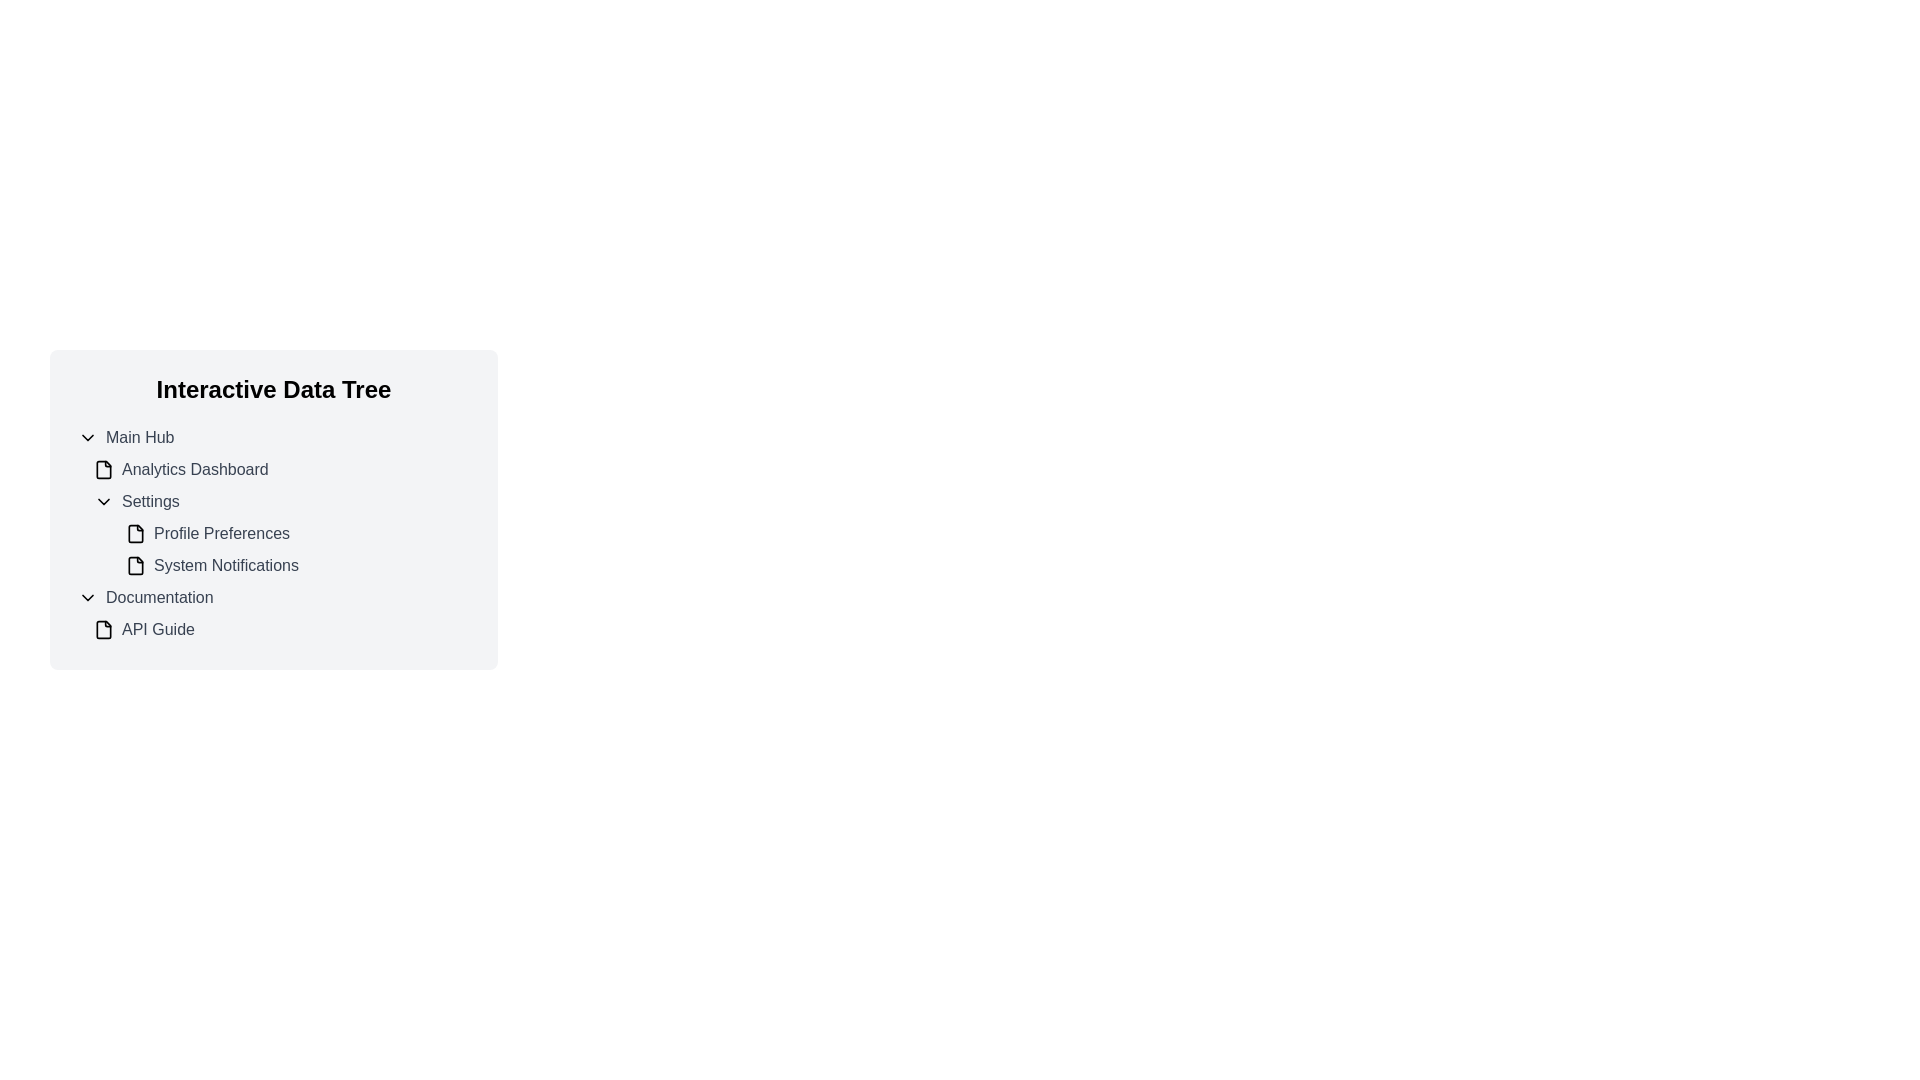 The image size is (1920, 1080). What do you see at coordinates (272, 596) in the screenshot?
I see `the Collapsible menu item located below the 'Settings' section` at bounding box center [272, 596].